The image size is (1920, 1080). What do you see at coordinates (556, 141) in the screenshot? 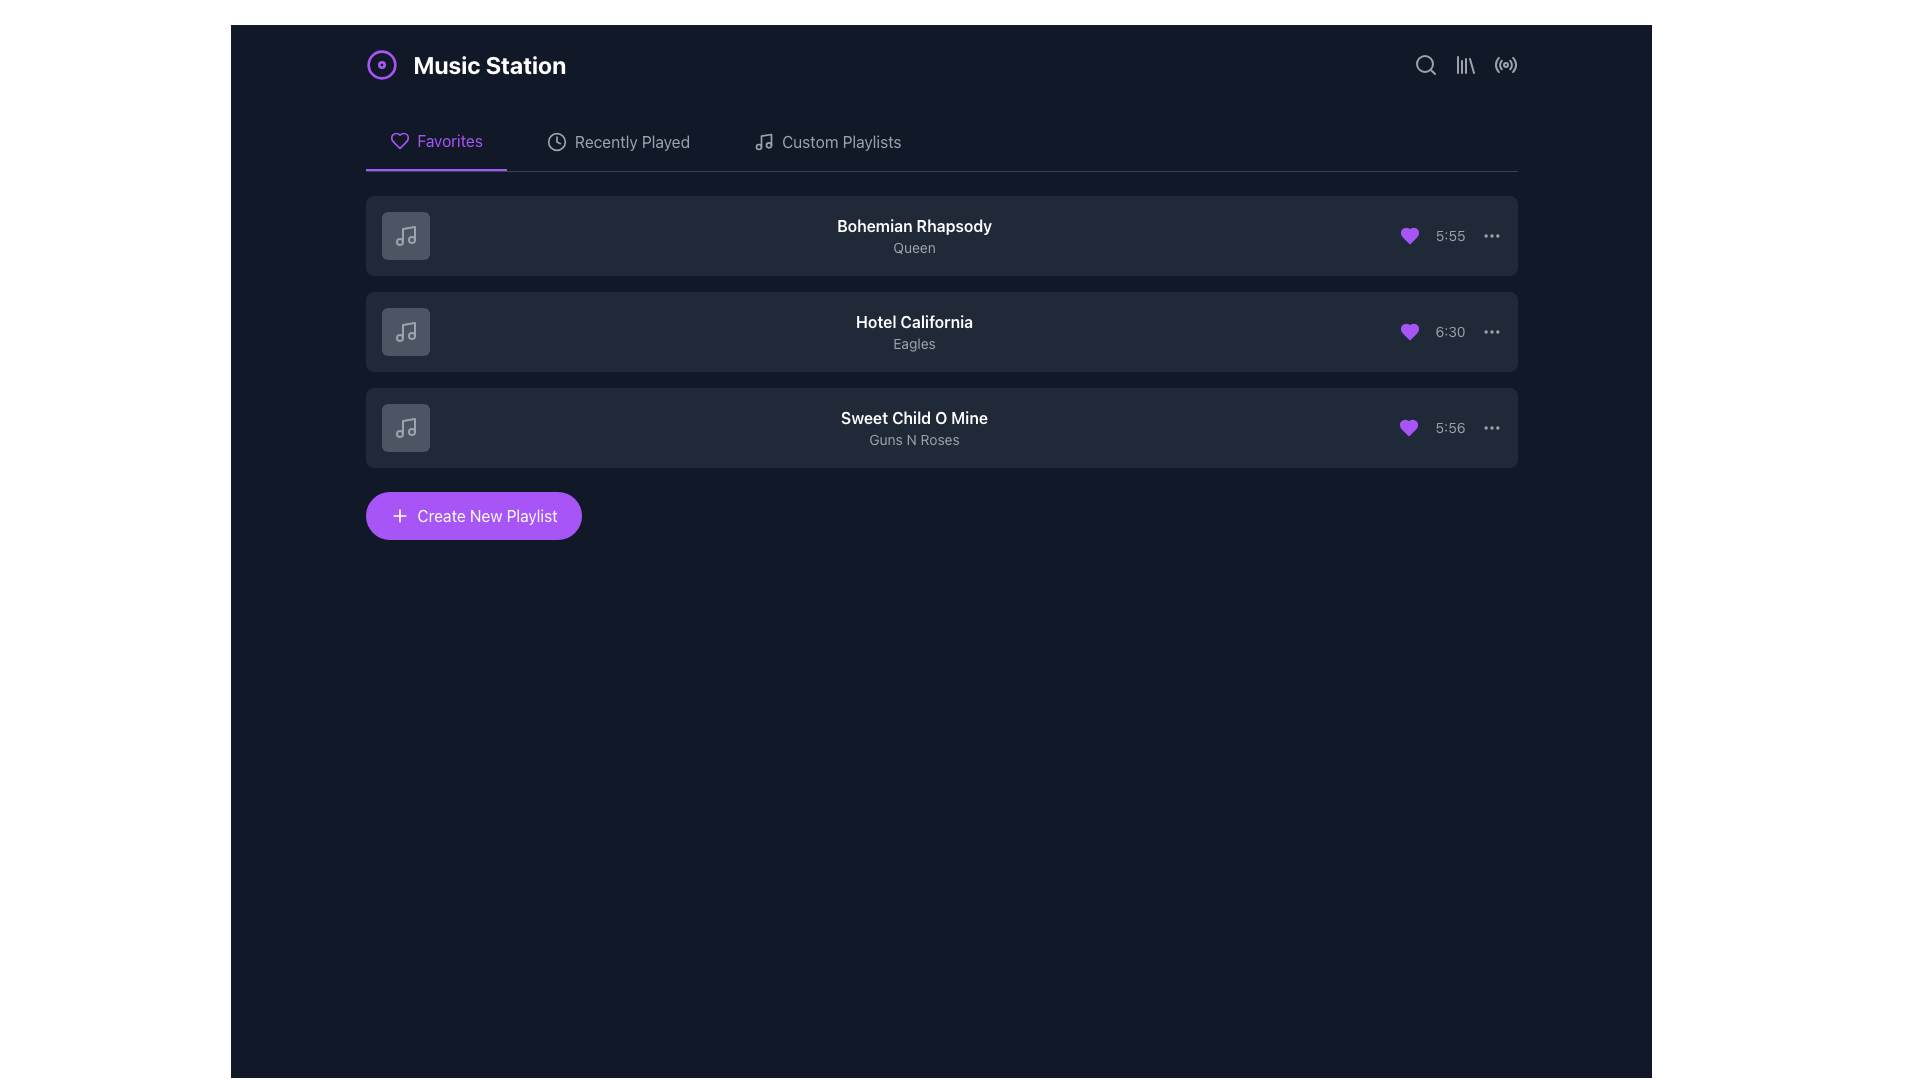
I see `the circular SVG shape of the clock face icon located in the 'Recently Played' tab in the navigation bar` at bounding box center [556, 141].